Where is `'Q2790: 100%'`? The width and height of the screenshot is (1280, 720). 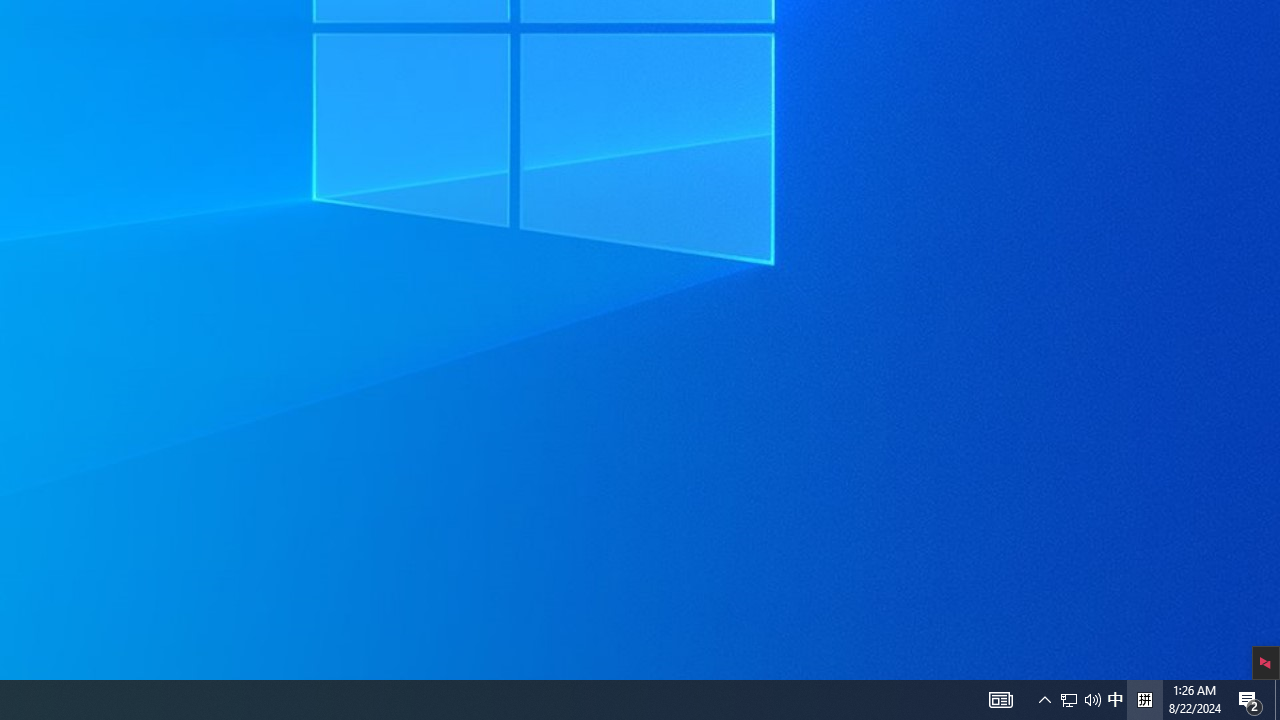 'Q2790: 100%' is located at coordinates (1092, 698).